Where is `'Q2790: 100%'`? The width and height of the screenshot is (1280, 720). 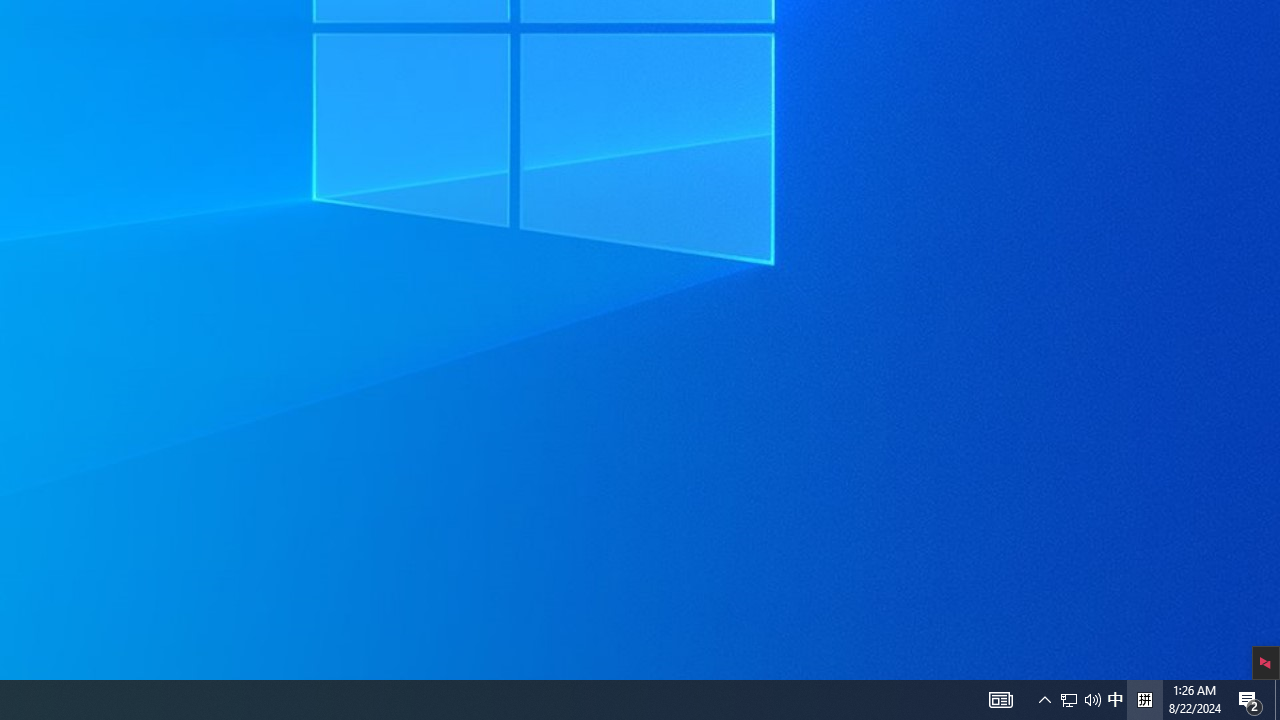 'Q2790: 100%' is located at coordinates (1092, 698).